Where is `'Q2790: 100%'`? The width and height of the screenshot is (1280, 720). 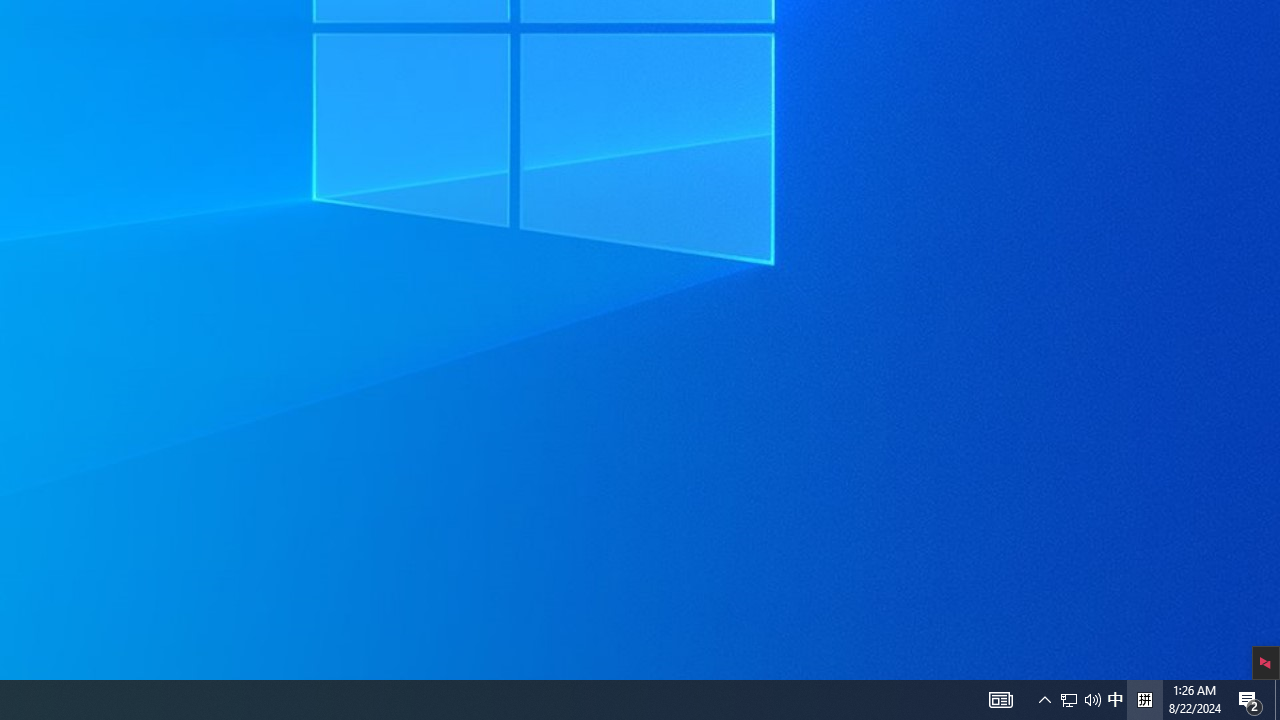 'Q2790: 100%' is located at coordinates (1092, 698).